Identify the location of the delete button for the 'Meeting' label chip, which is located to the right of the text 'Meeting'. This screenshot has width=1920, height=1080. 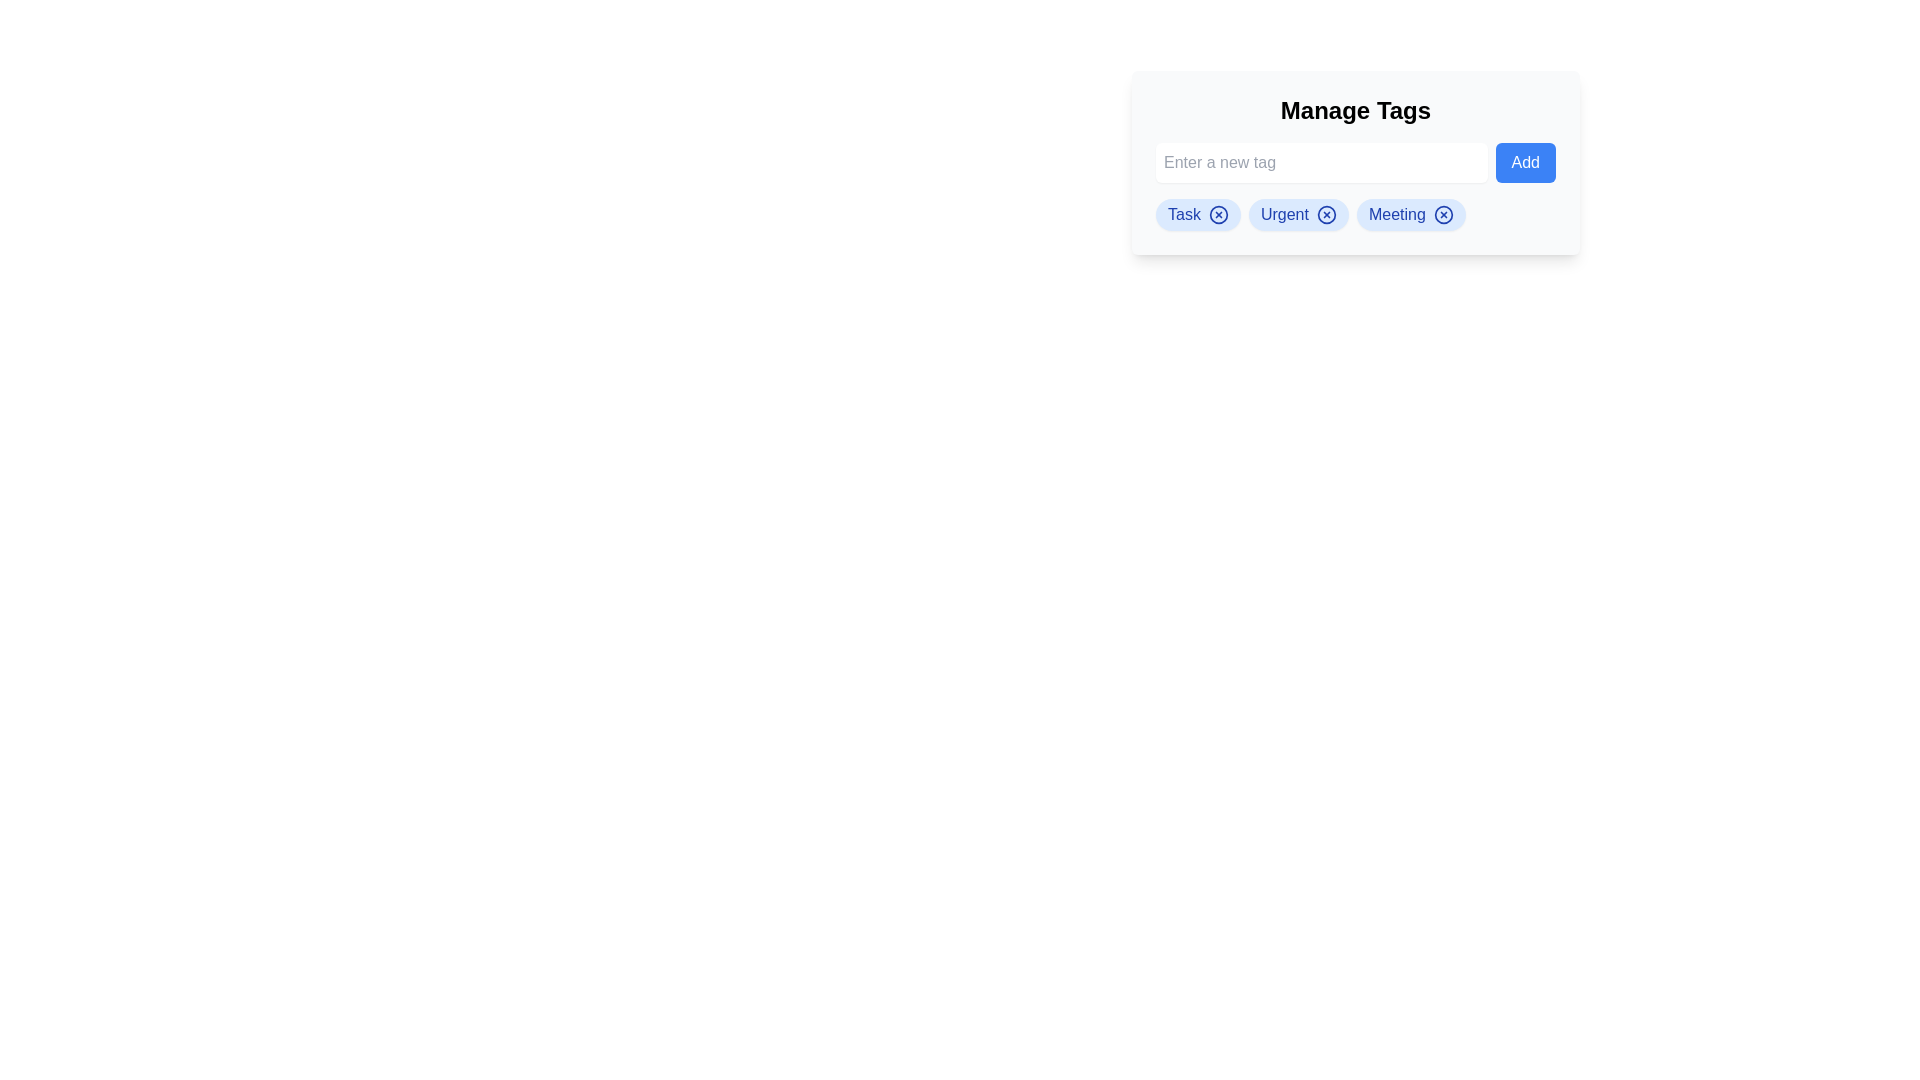
(1443, 215).